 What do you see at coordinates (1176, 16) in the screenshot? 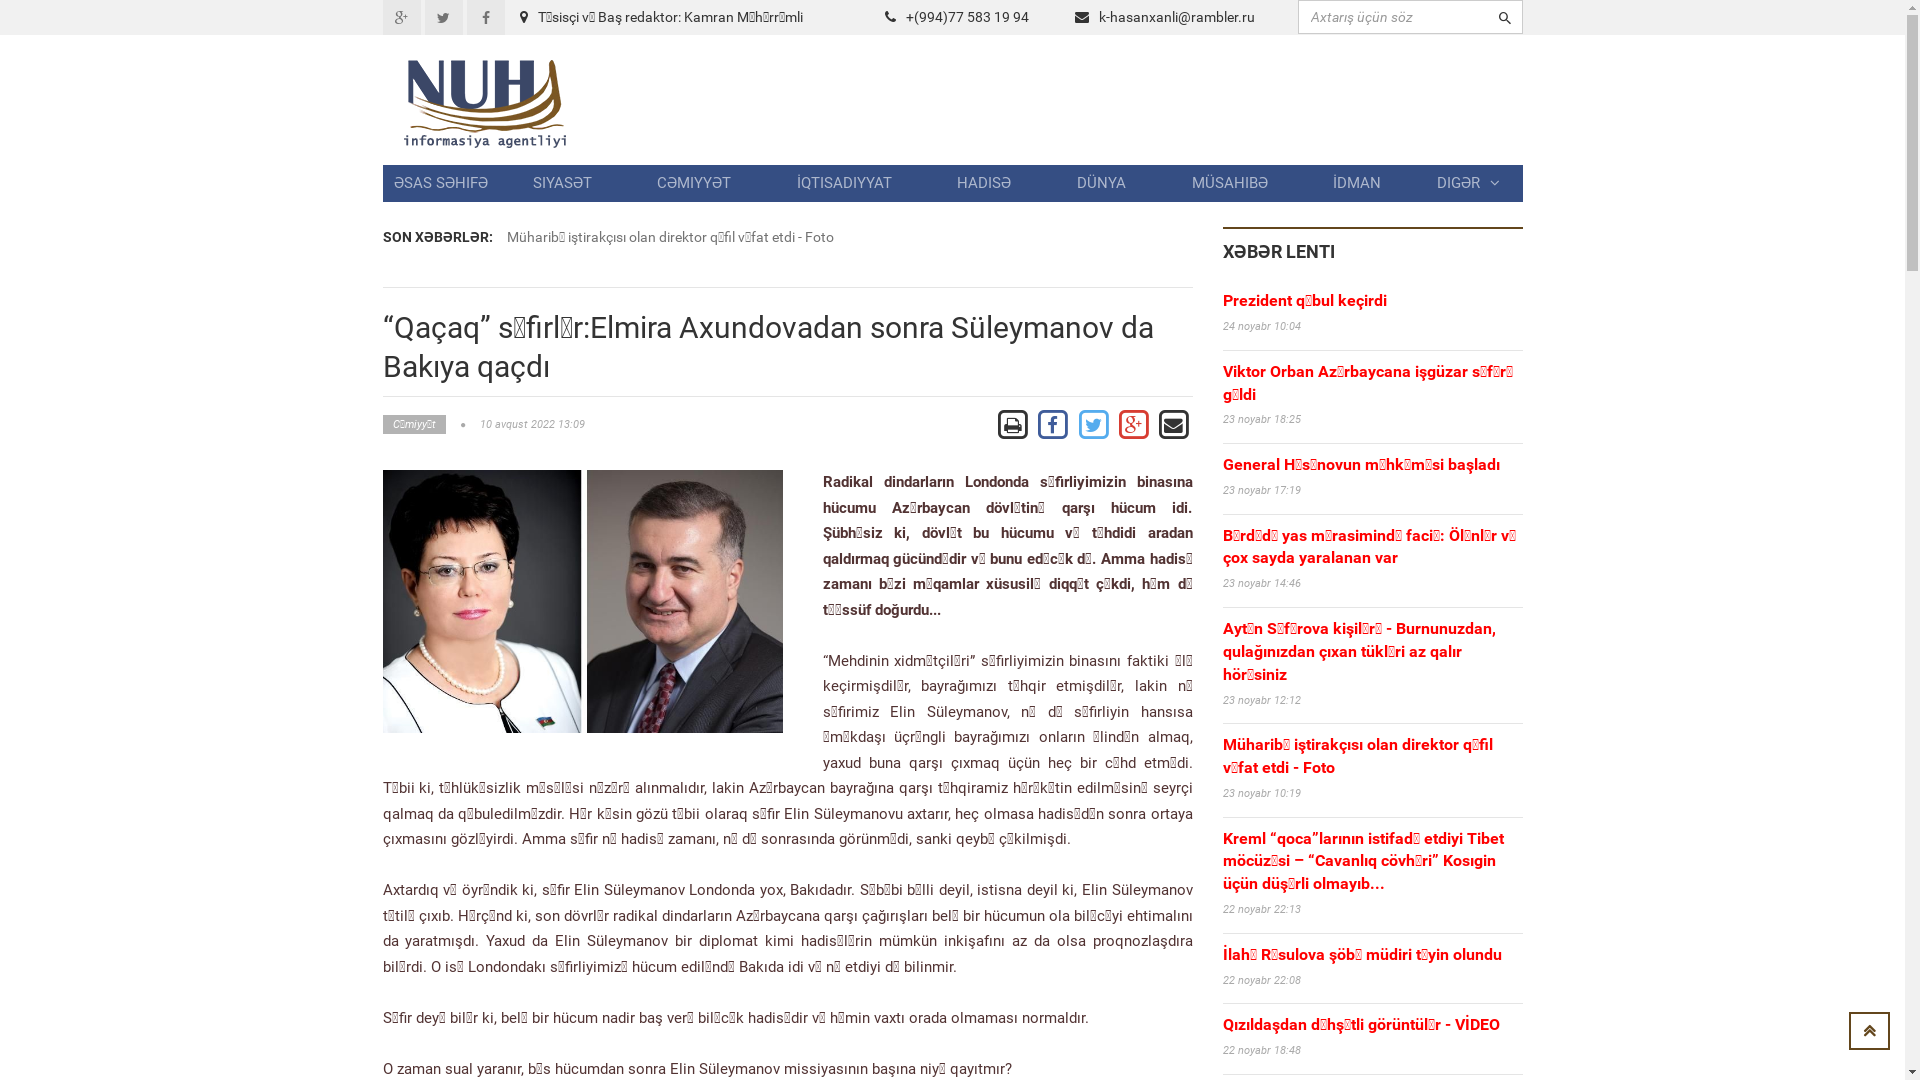
I see `'k-hasanxanli@rambler.ru'` at bounding box center [1176, 16].